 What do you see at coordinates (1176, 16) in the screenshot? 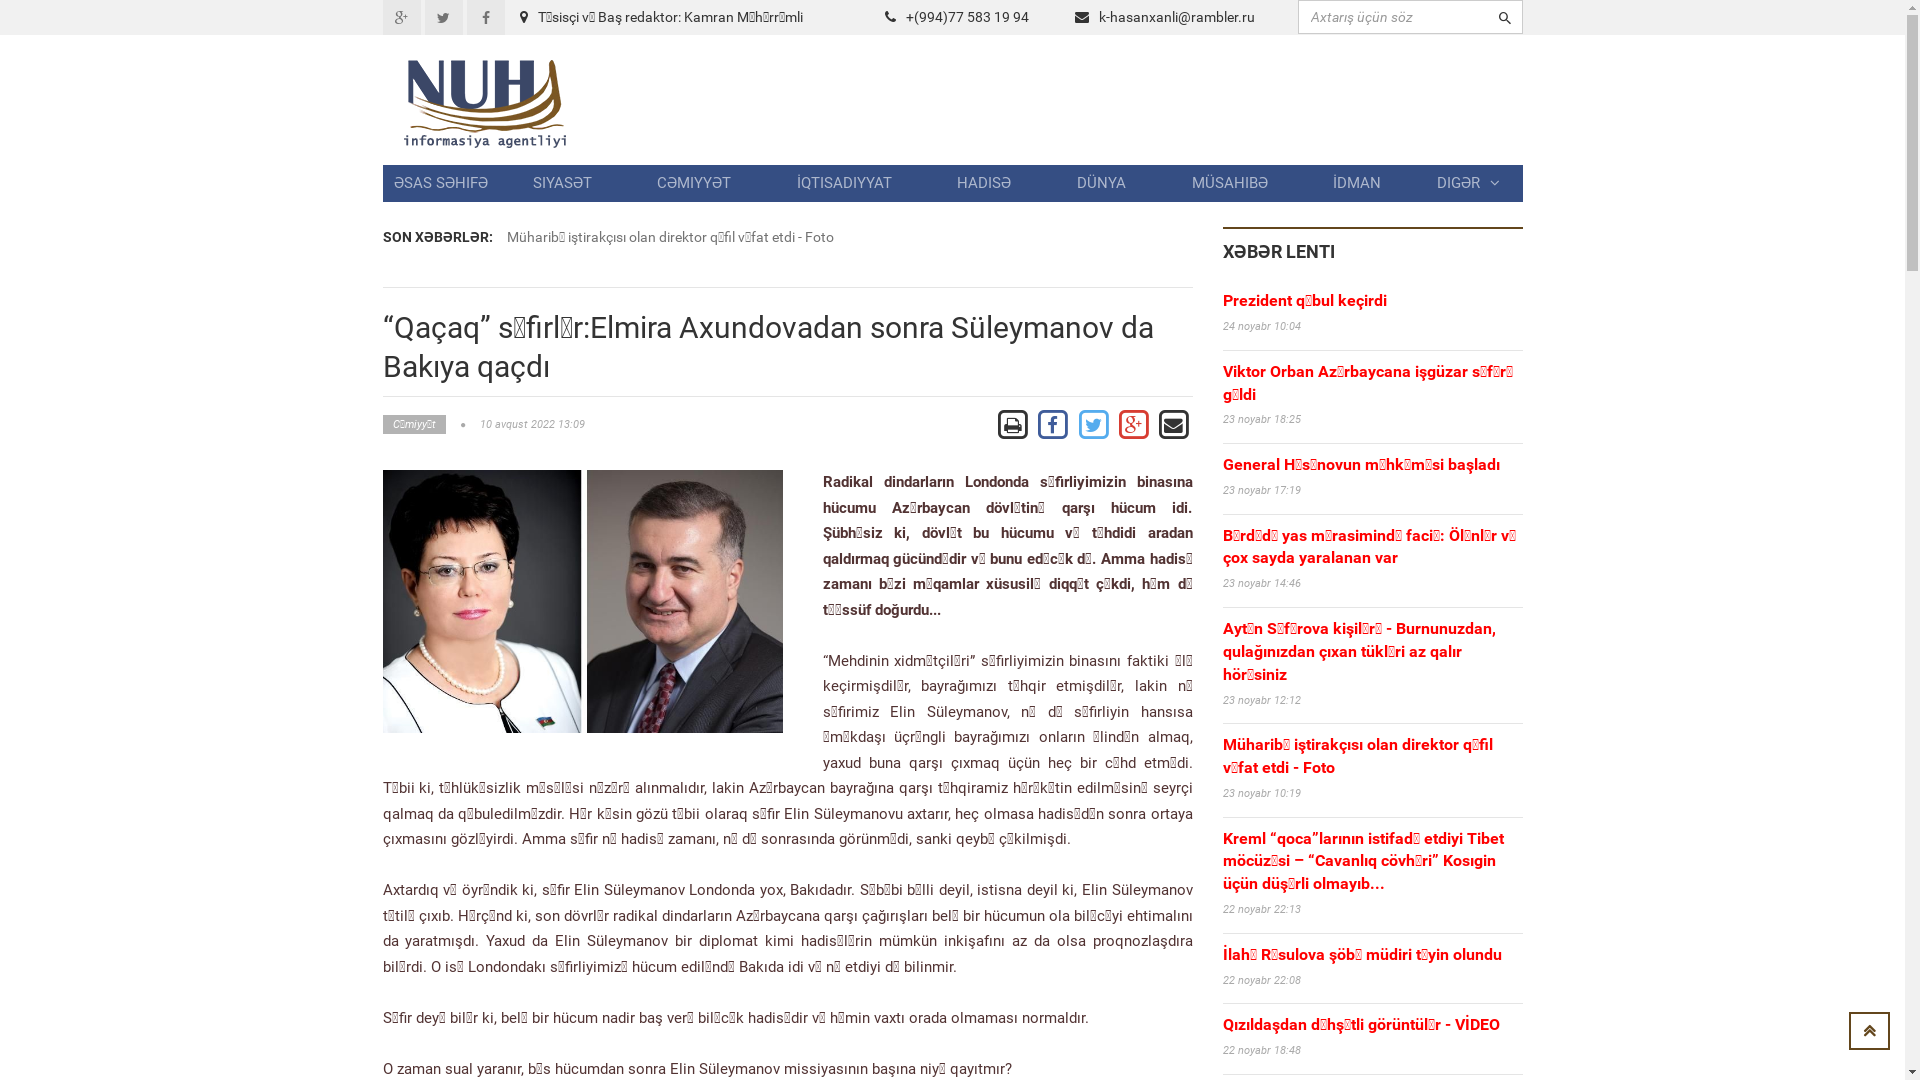
I see `'k-hasanxanli@rambler.ru'` at bounding box center [1176, 16].